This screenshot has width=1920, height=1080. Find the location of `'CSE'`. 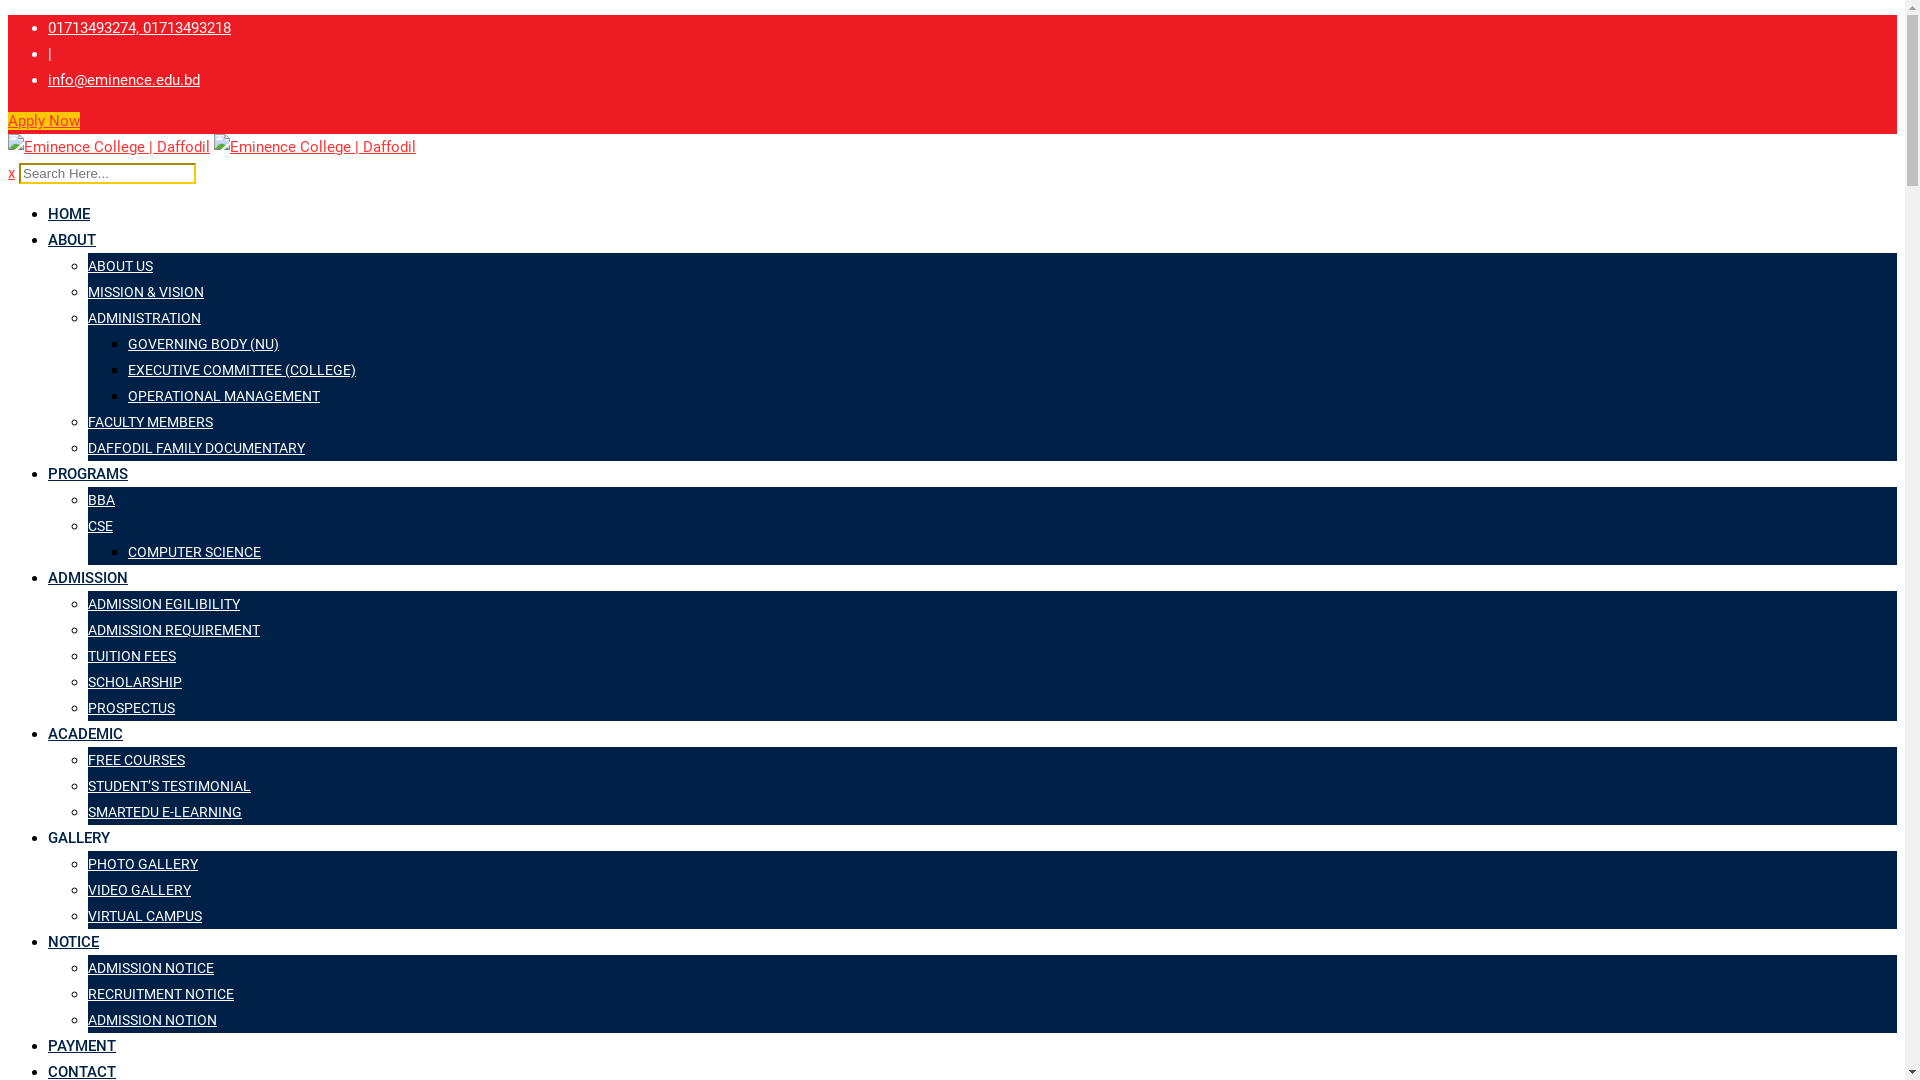

'CSE' is located at coordinates (99, 524).